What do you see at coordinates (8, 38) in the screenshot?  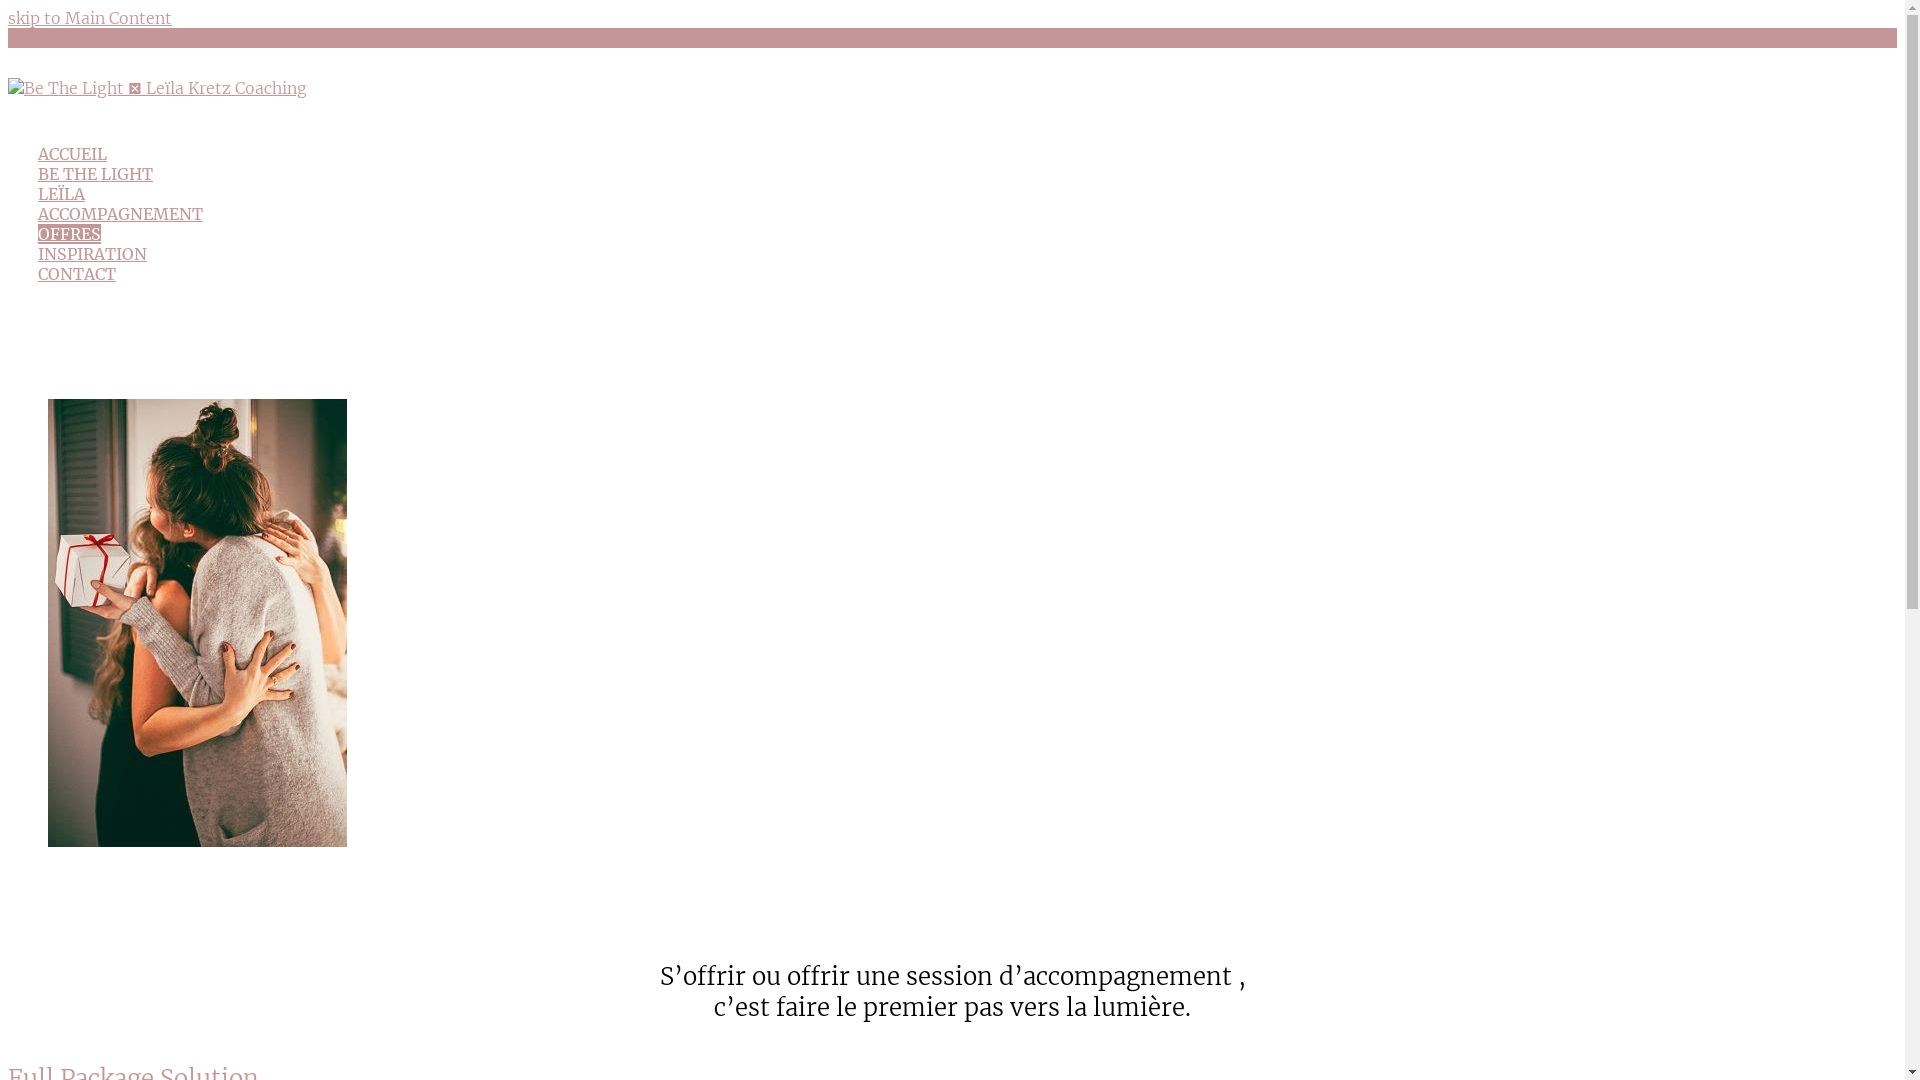 I see `'Menu'` at bounding box center [8, 38].